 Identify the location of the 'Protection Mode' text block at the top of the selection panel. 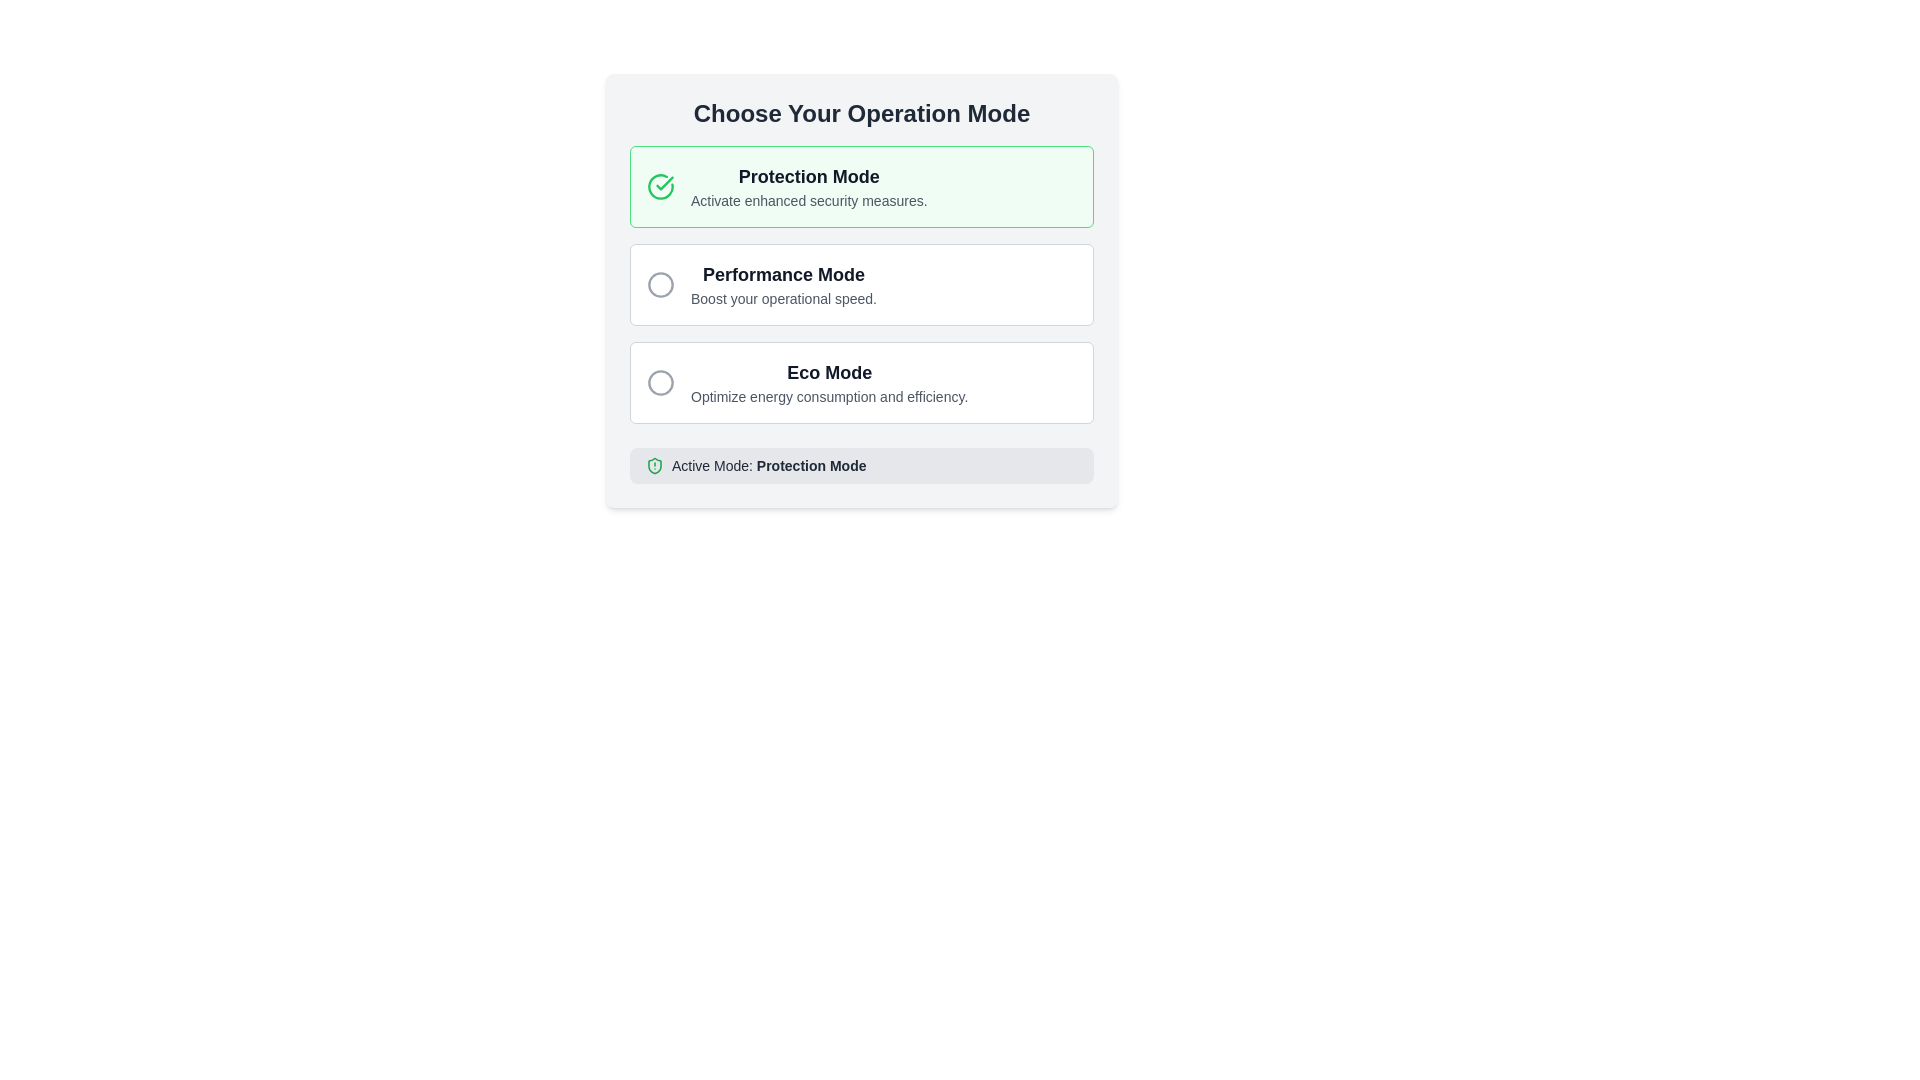
(809, 186).